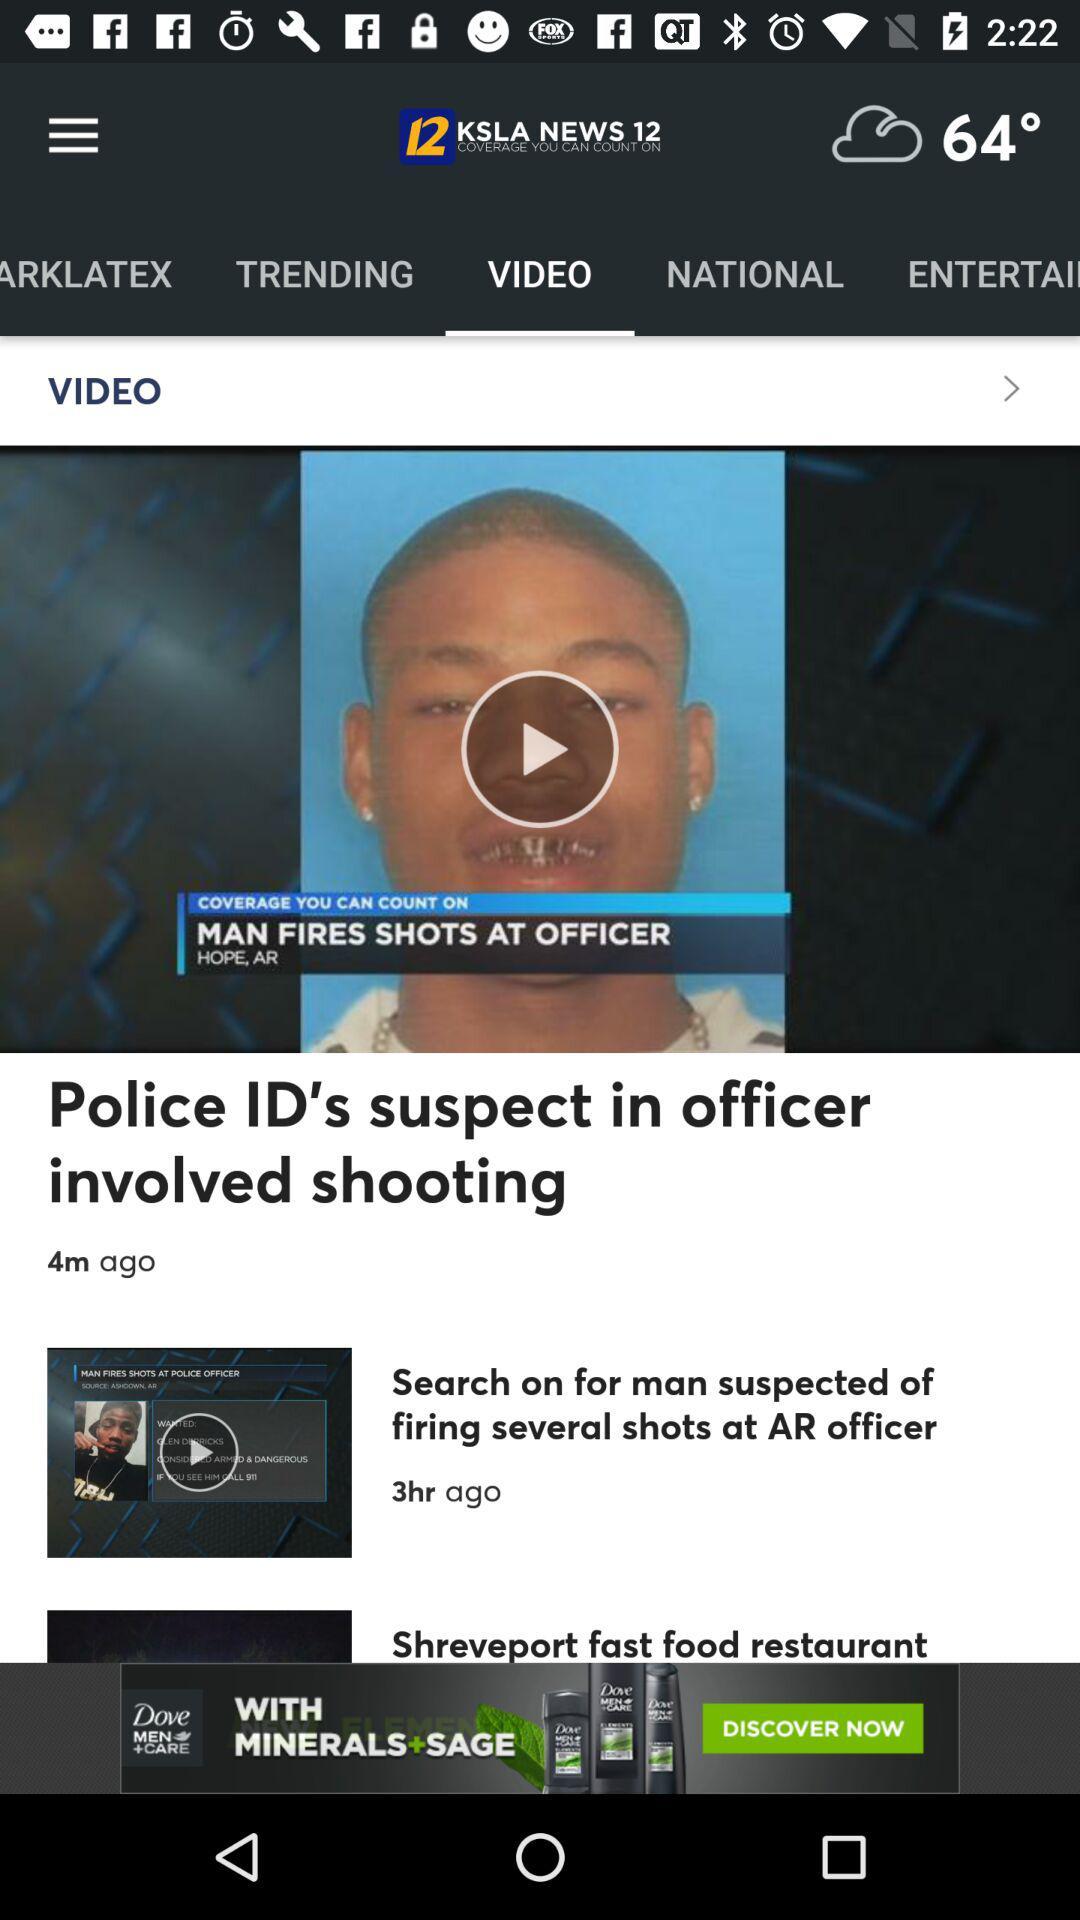 This screenshot has height=1920, width=1080. I want to click on the addvertisement, so click(540, 1727).